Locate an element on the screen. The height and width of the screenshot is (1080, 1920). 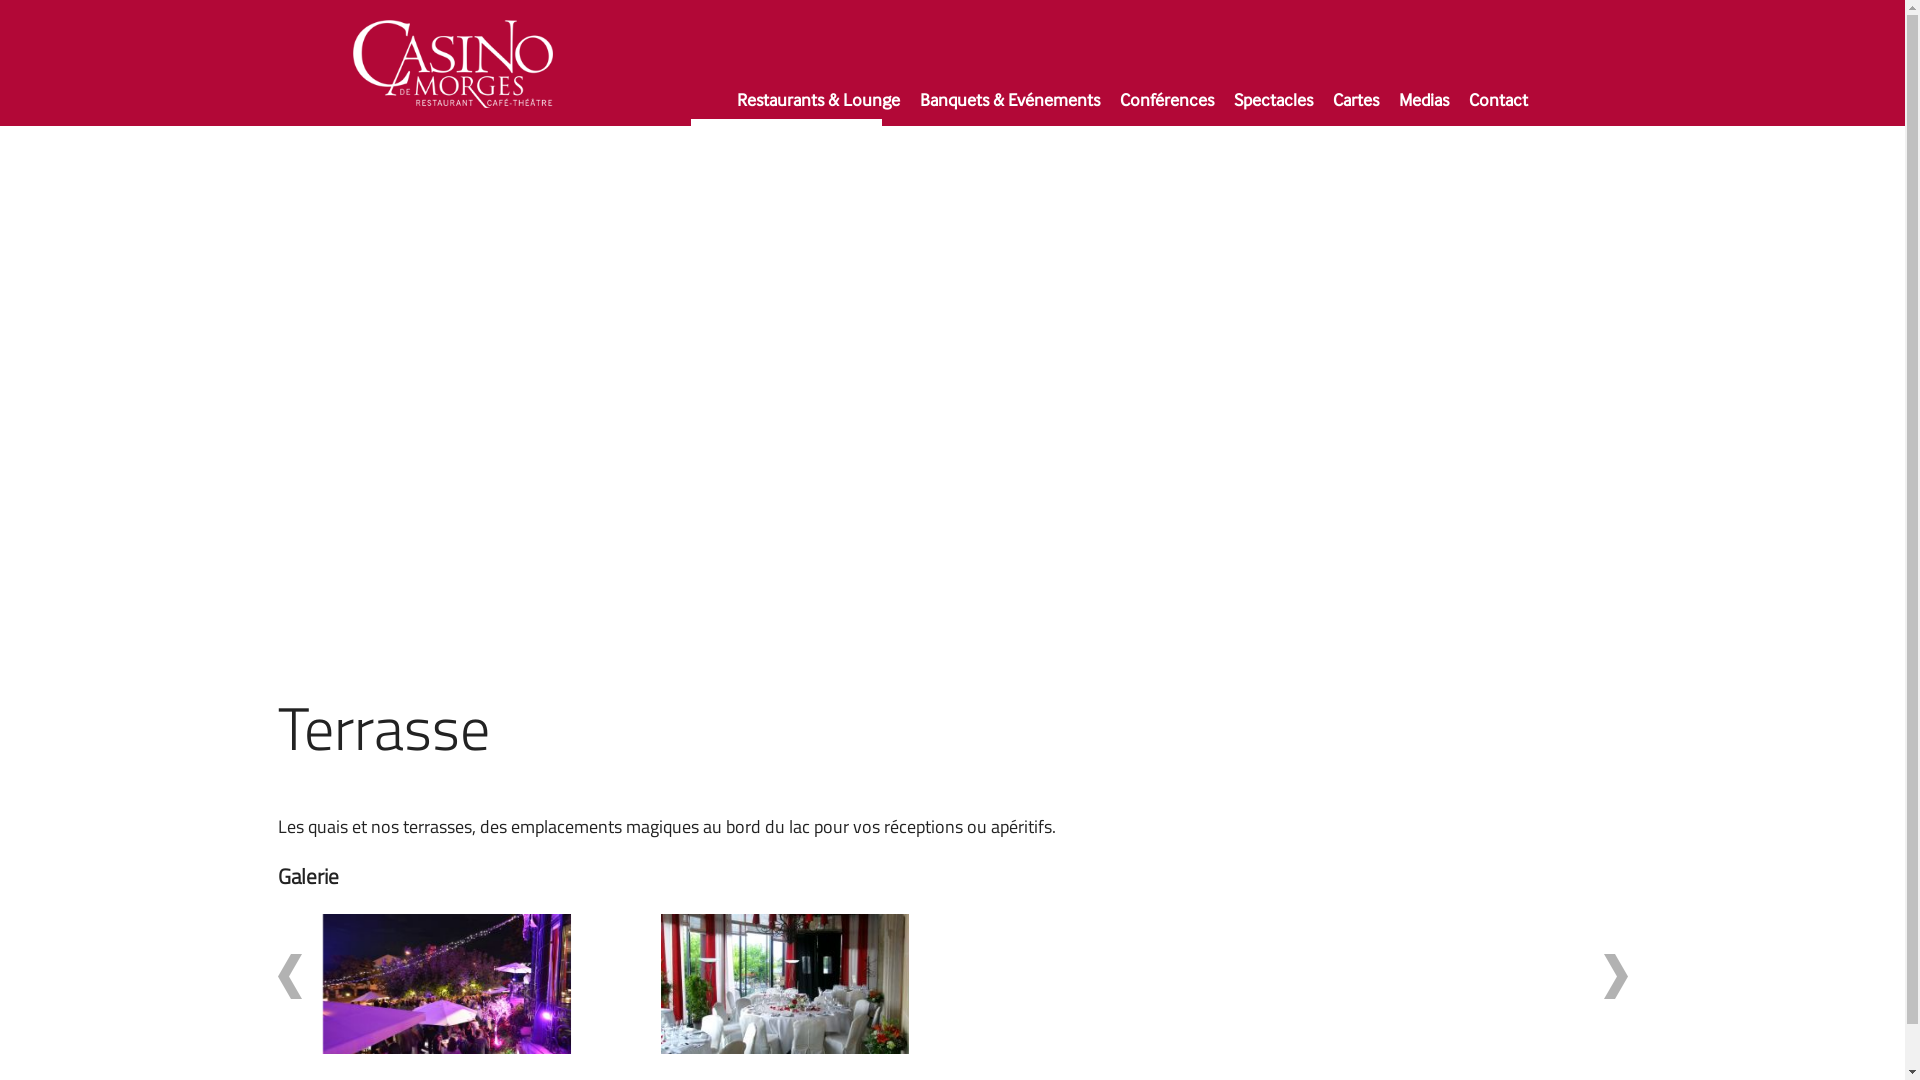
'Restaurants & Lounge' is located at coordinates (818, 108).